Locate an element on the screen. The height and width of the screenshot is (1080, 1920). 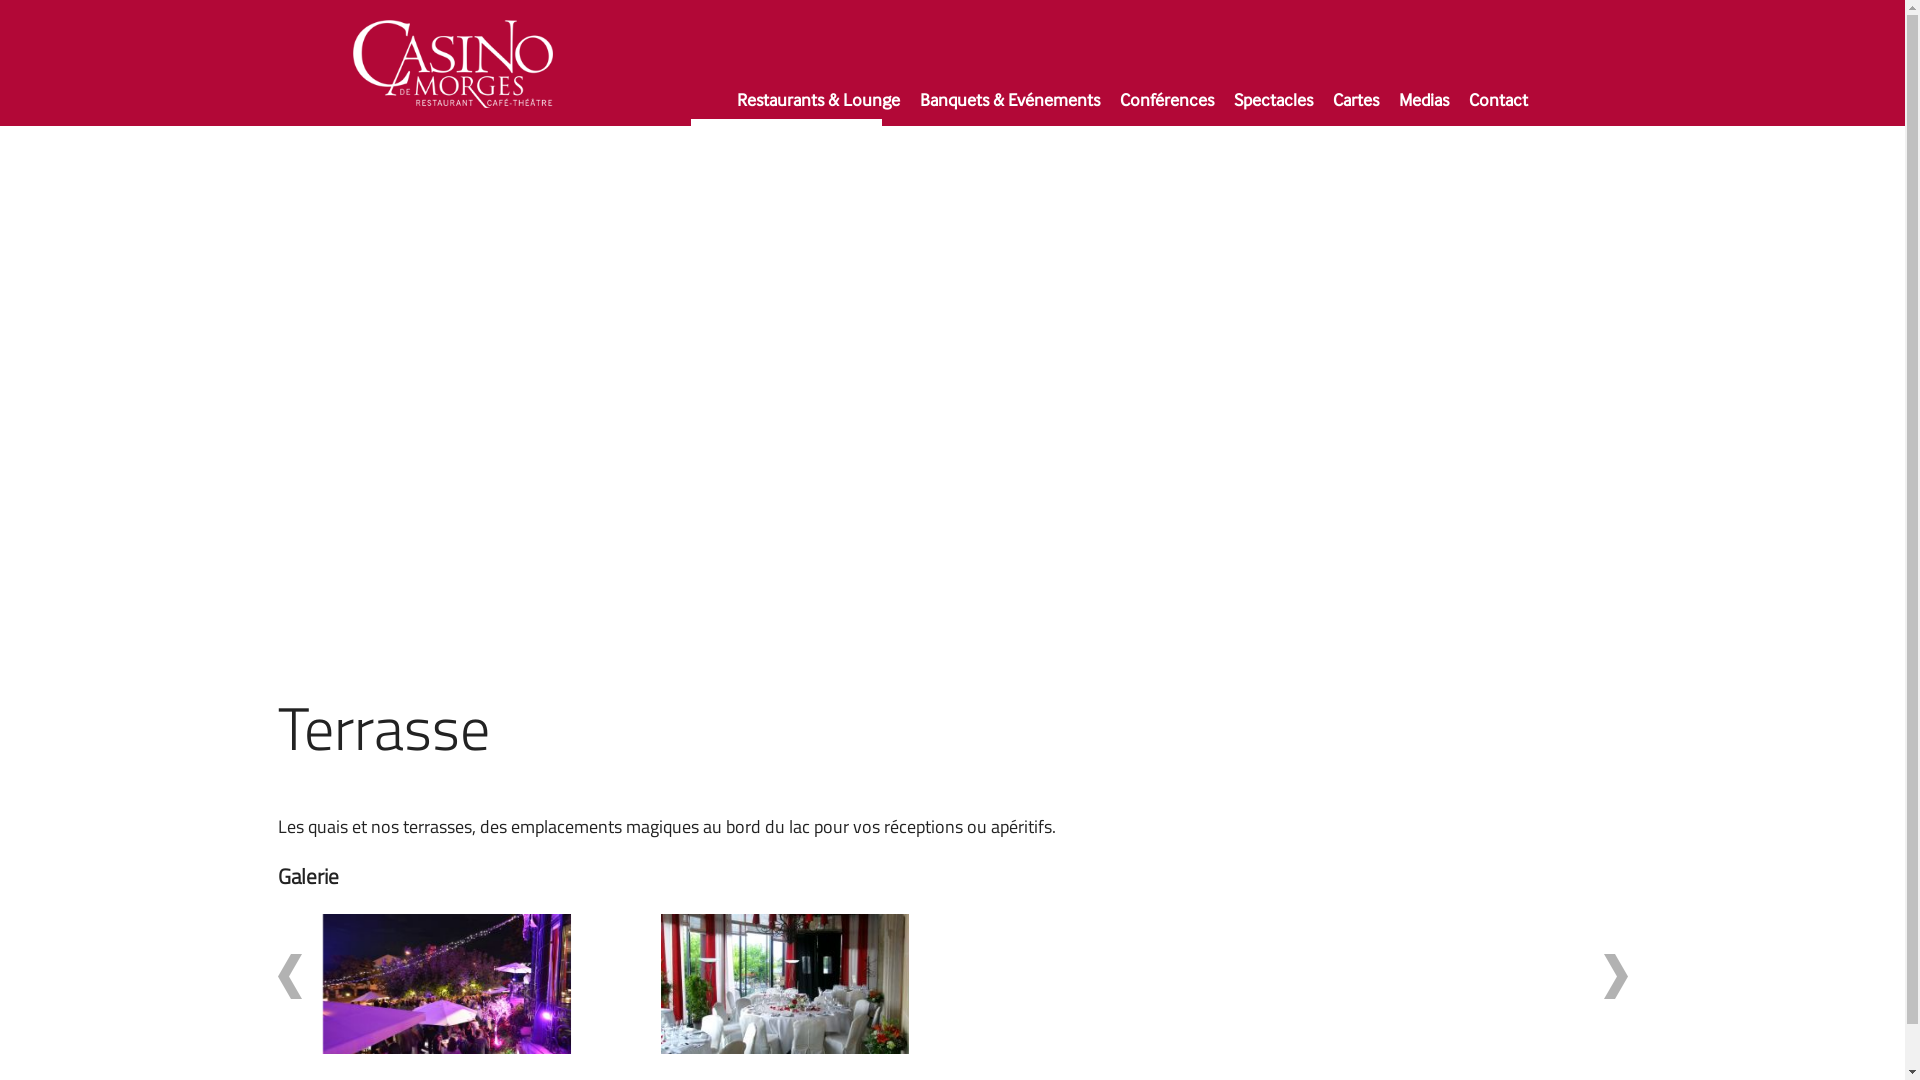
'Restaurants & Lounge' is located at coordinates (818, 108).